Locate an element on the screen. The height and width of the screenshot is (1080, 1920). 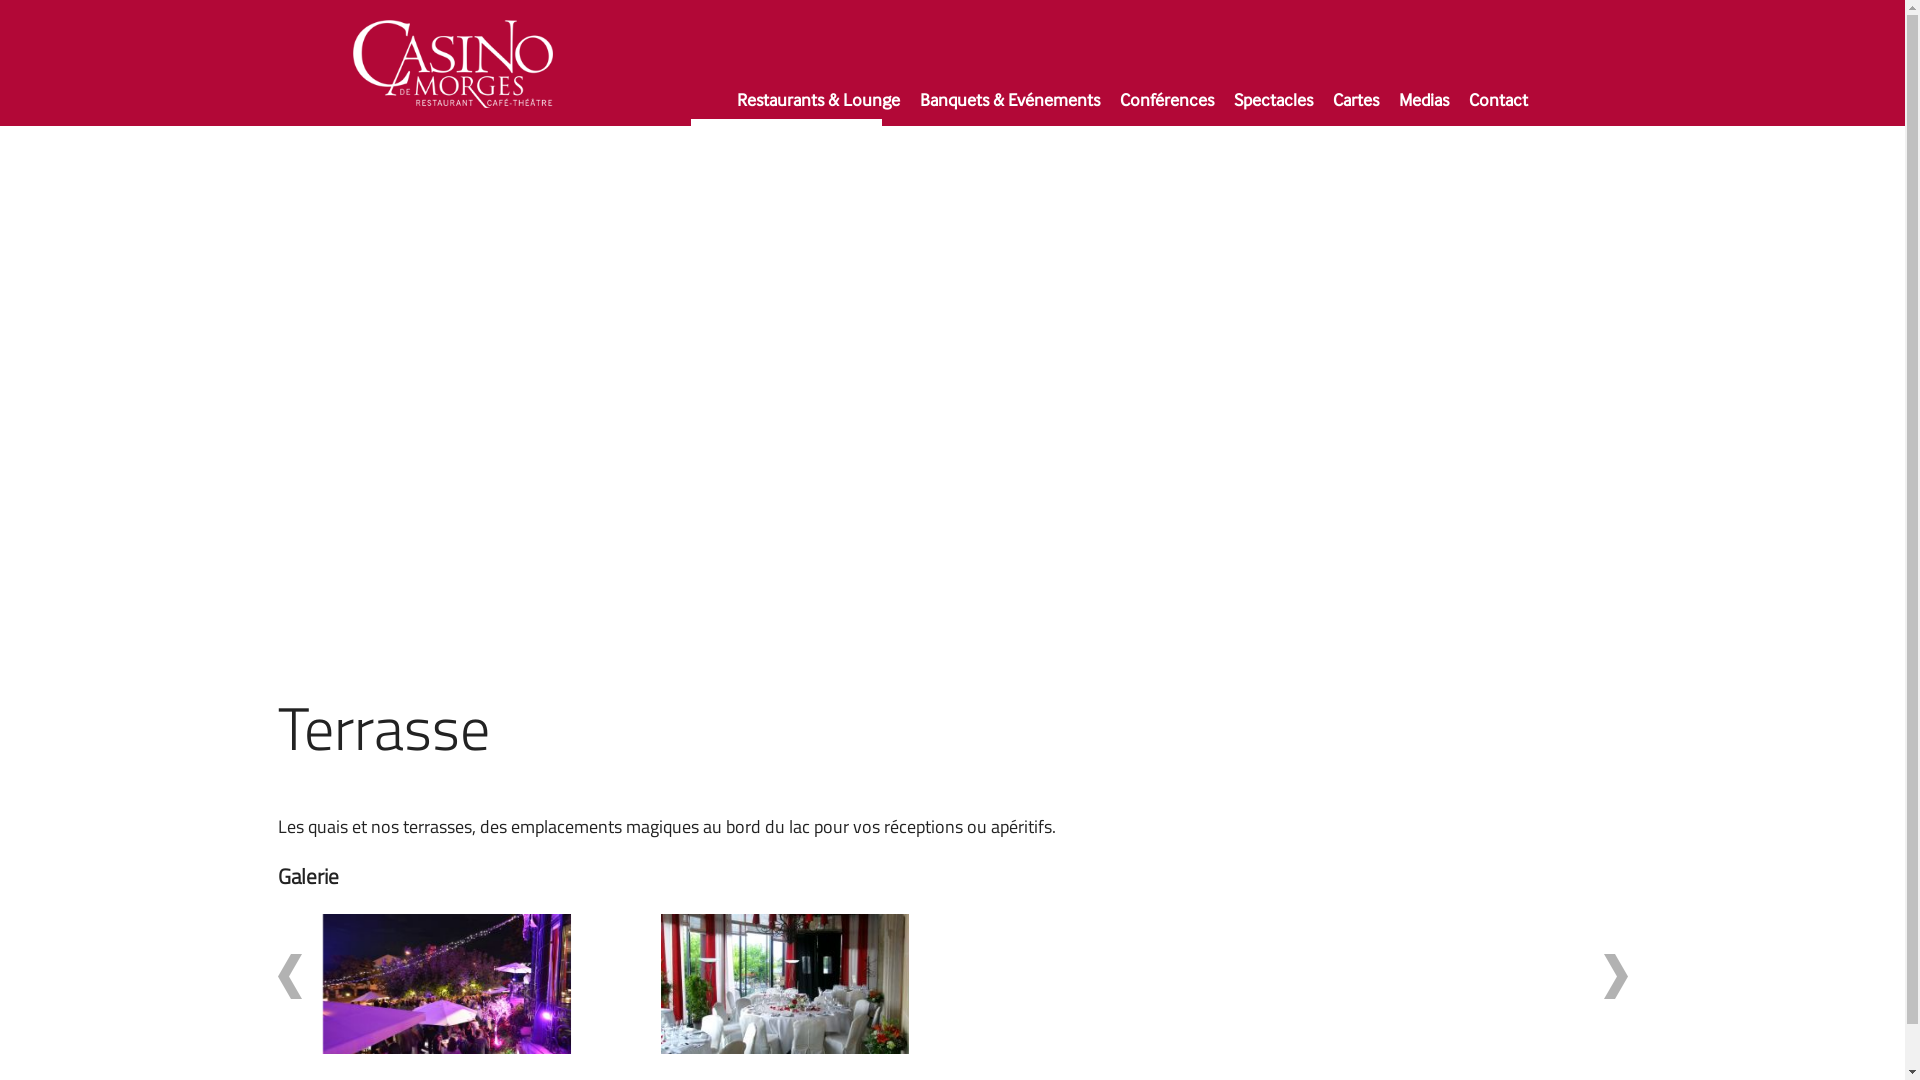
'Restaurants & Lounge' is located at coordinates (818, 108).